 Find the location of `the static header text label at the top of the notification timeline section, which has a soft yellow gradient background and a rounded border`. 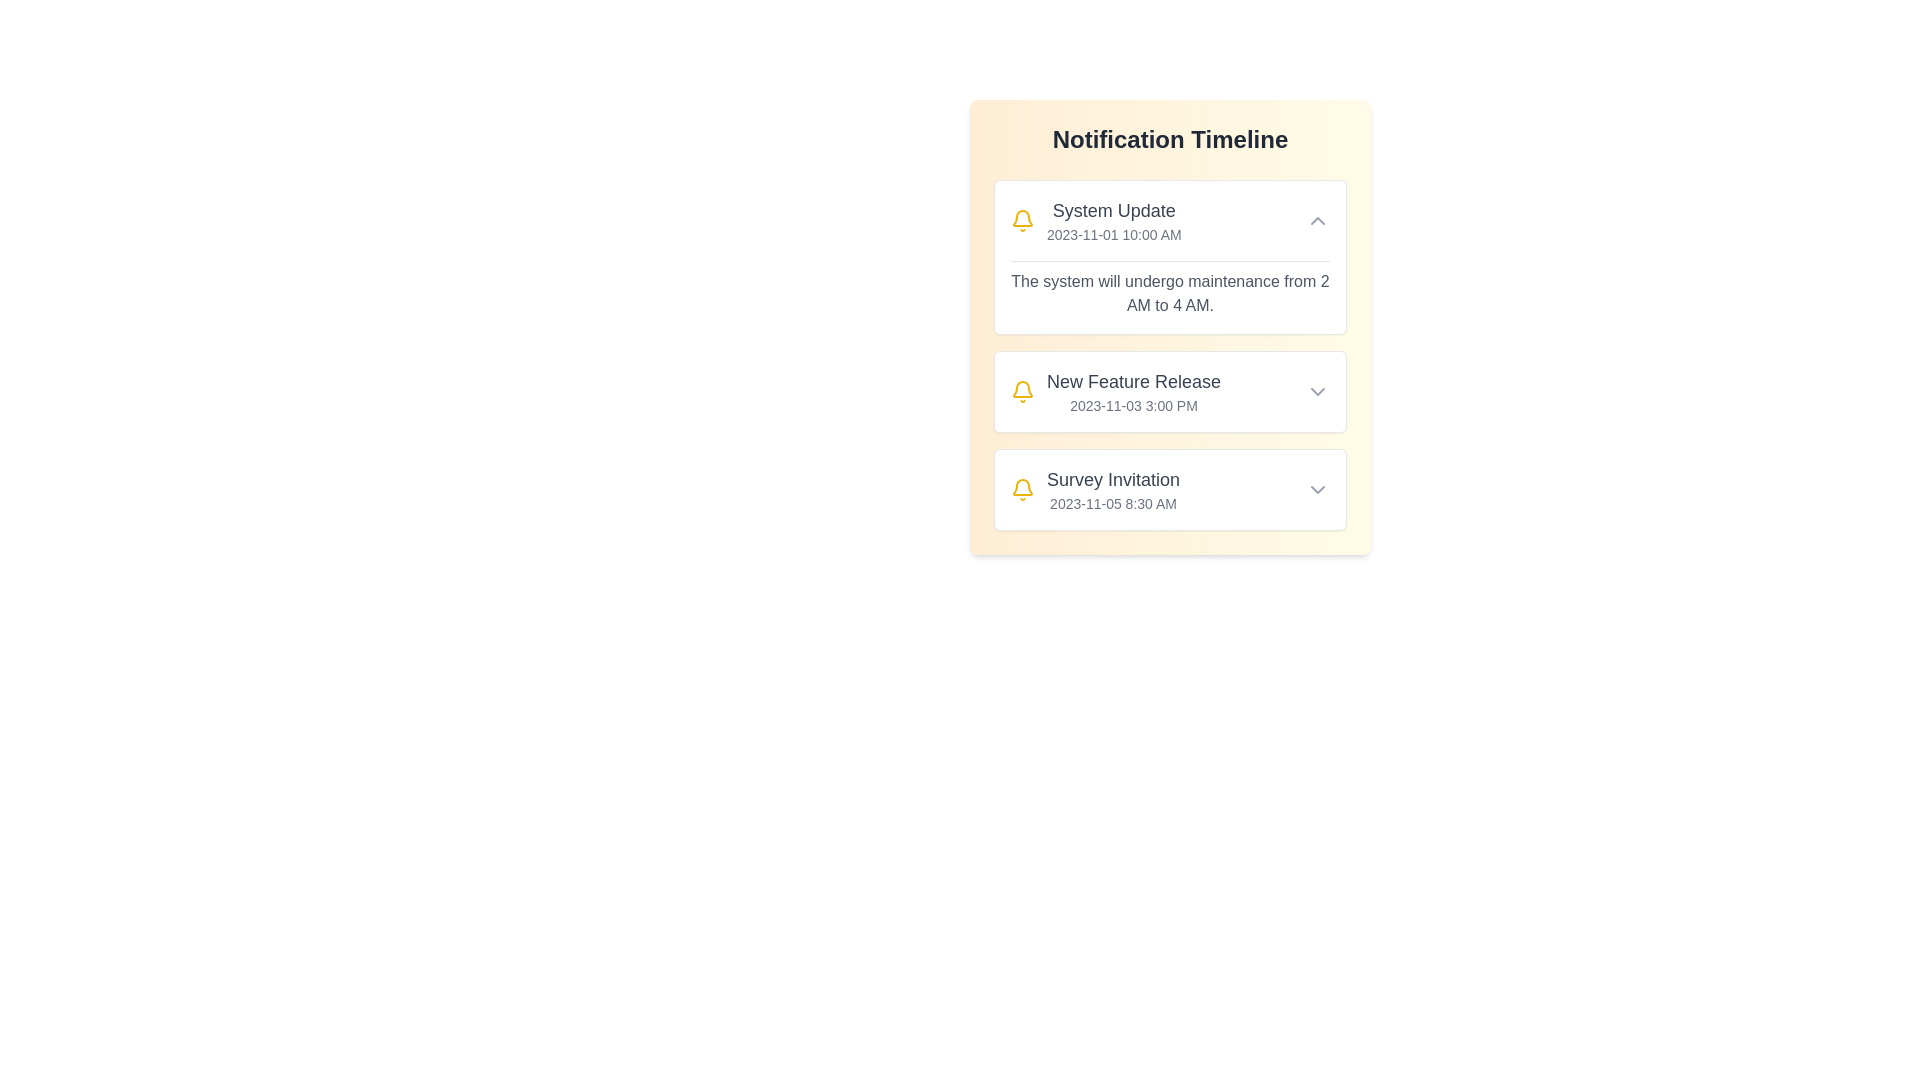

the static header text label at the top of the notification timeline section, which has a soft yellow gradient background and a rounded border is located at coordinates (1170, 138).